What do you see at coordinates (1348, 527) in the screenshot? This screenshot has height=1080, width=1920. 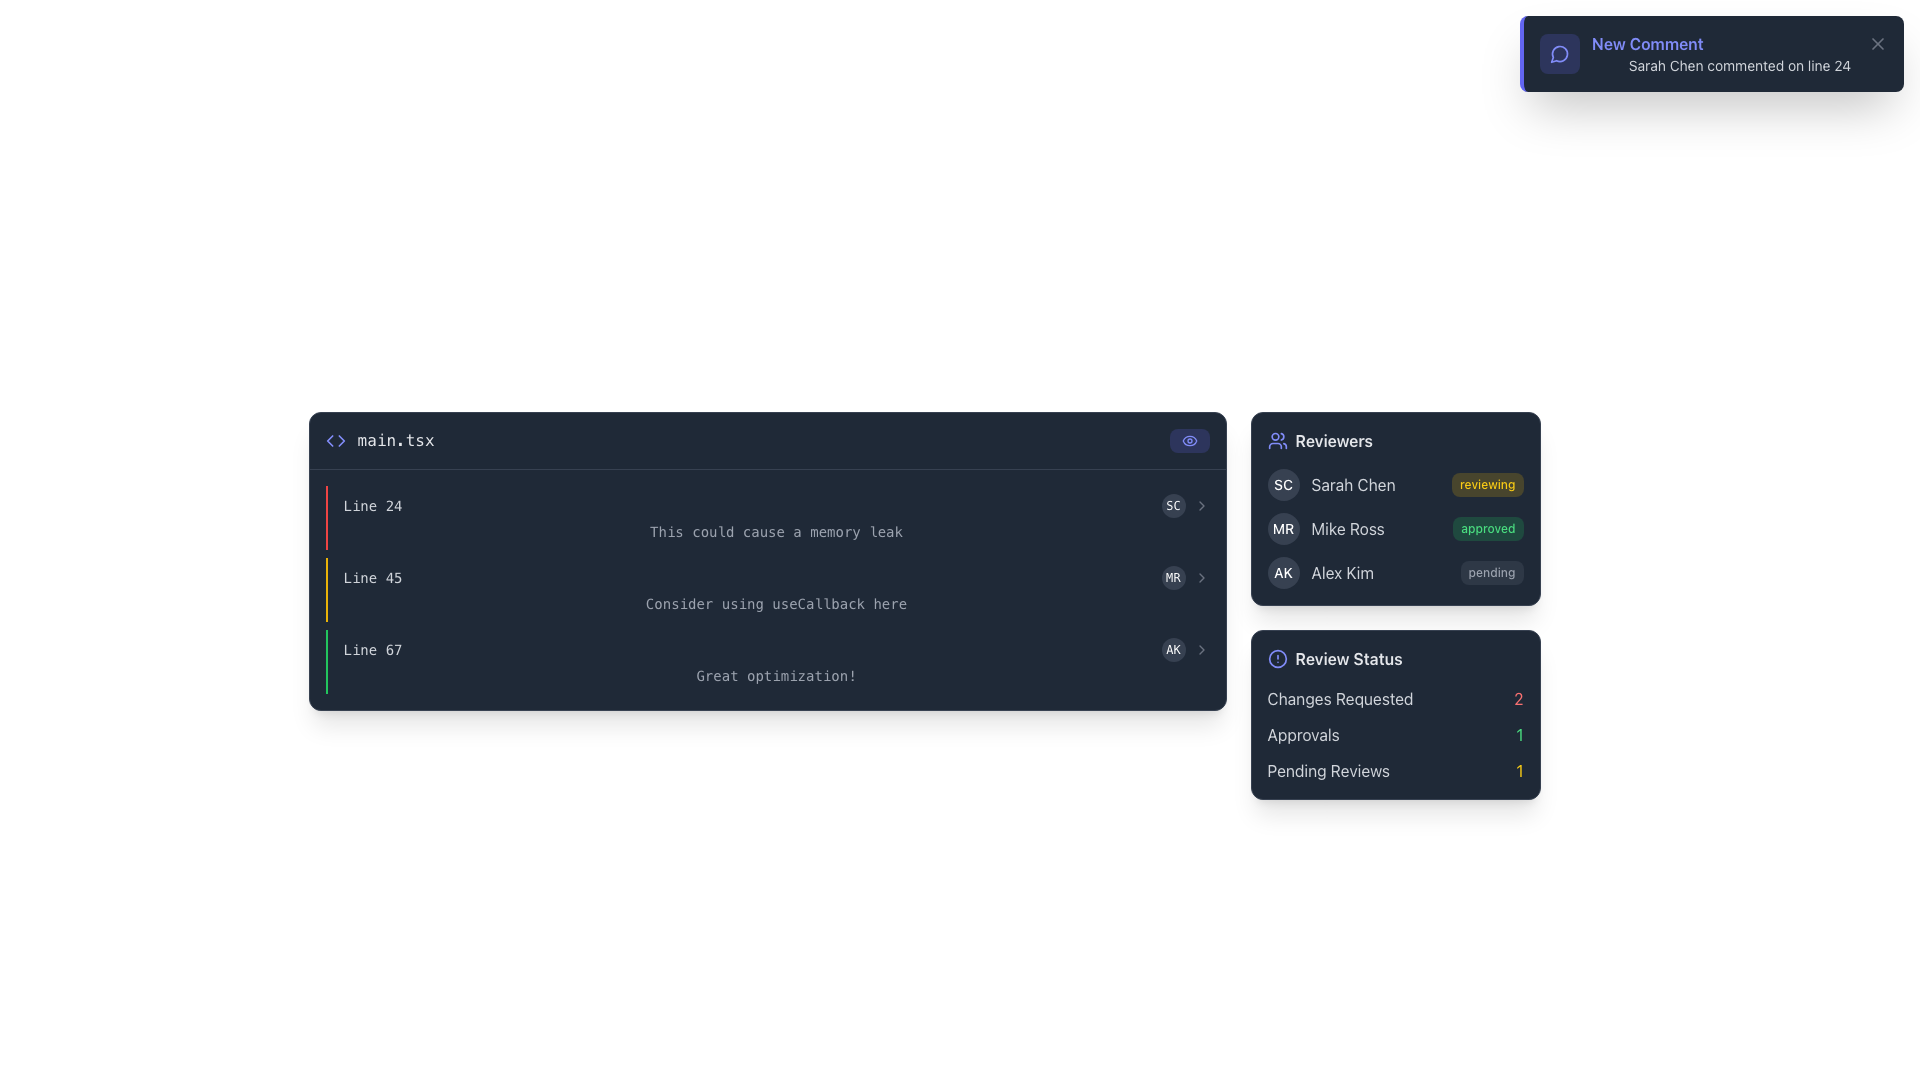 I see `the Text label displaying 'Mike Ross'` at bounding box center [1348, 527].